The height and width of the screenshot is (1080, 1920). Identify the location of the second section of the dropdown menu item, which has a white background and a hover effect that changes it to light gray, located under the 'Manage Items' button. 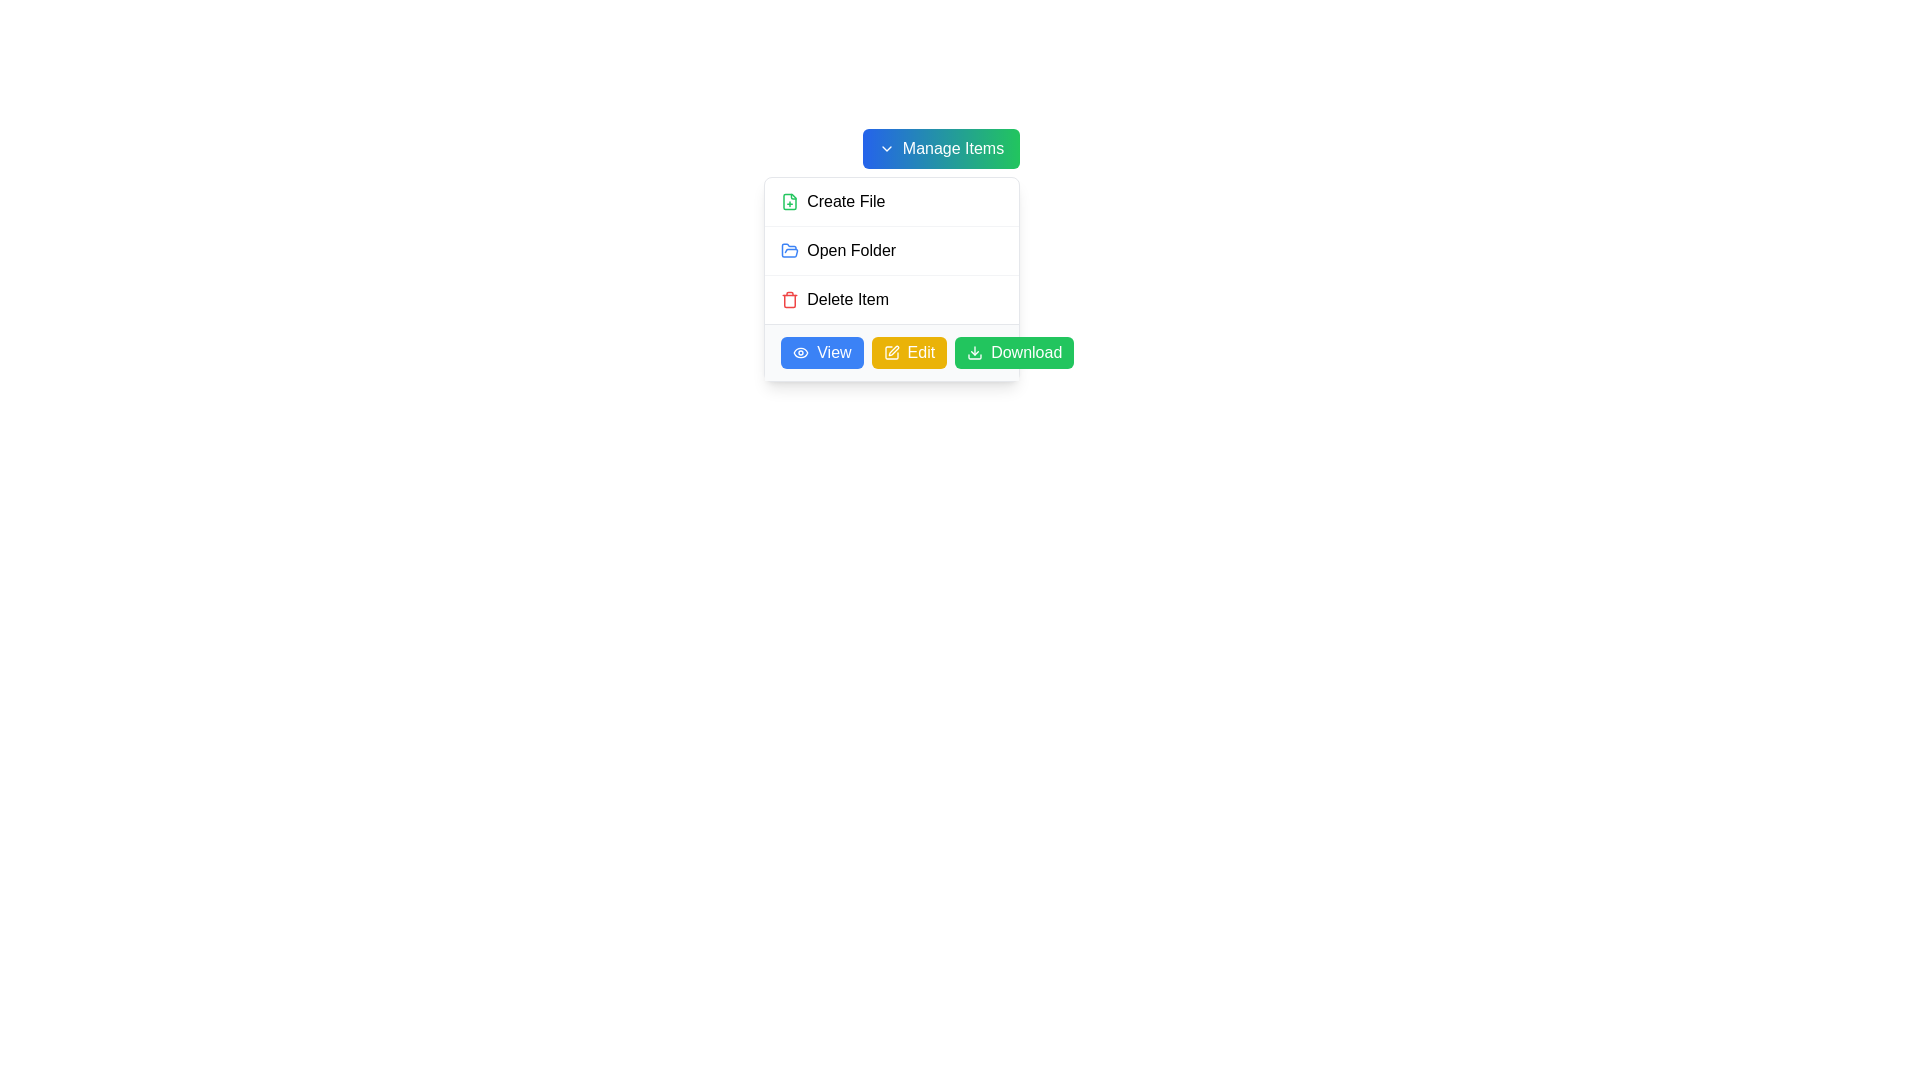
(891, 249).